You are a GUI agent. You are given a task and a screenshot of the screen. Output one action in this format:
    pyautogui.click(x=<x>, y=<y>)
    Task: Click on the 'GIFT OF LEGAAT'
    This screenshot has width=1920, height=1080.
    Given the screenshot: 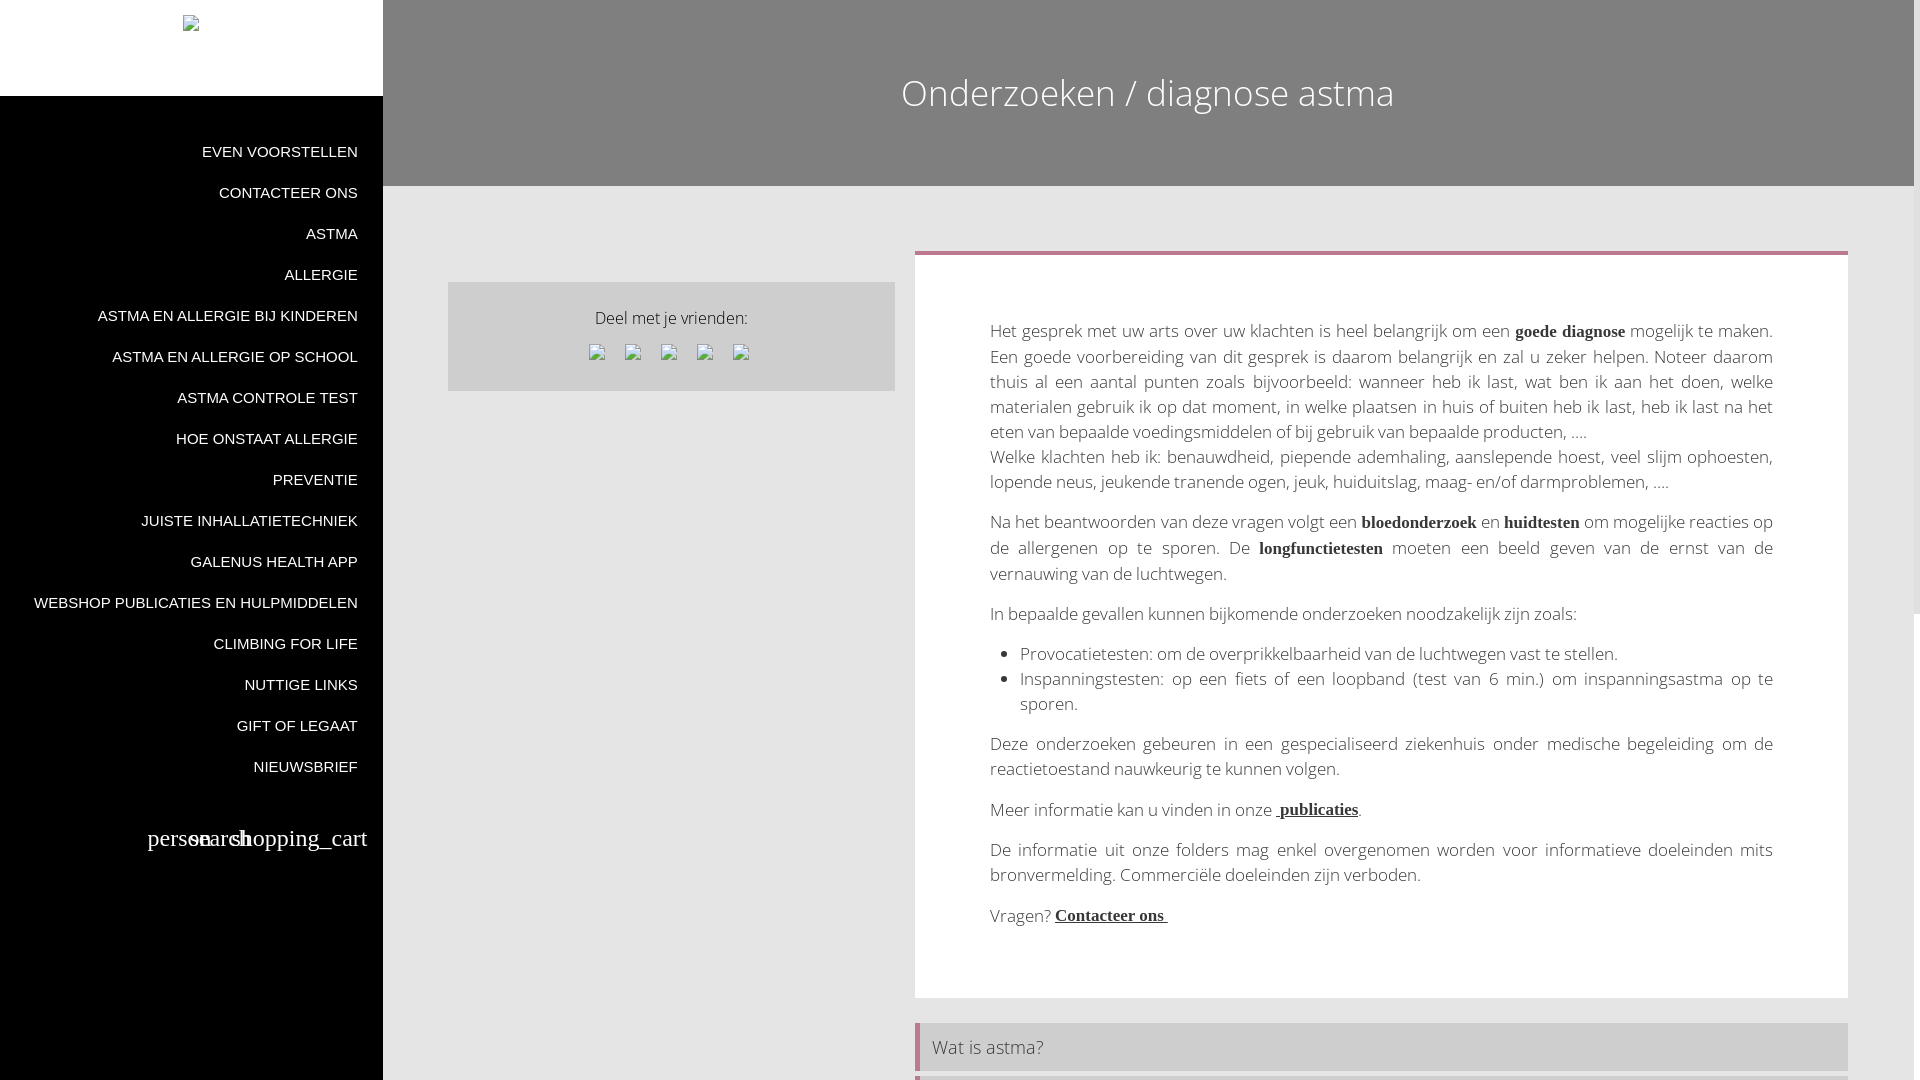 What is the action you would take?
    pyautogui.click(x=191, y=725)
    